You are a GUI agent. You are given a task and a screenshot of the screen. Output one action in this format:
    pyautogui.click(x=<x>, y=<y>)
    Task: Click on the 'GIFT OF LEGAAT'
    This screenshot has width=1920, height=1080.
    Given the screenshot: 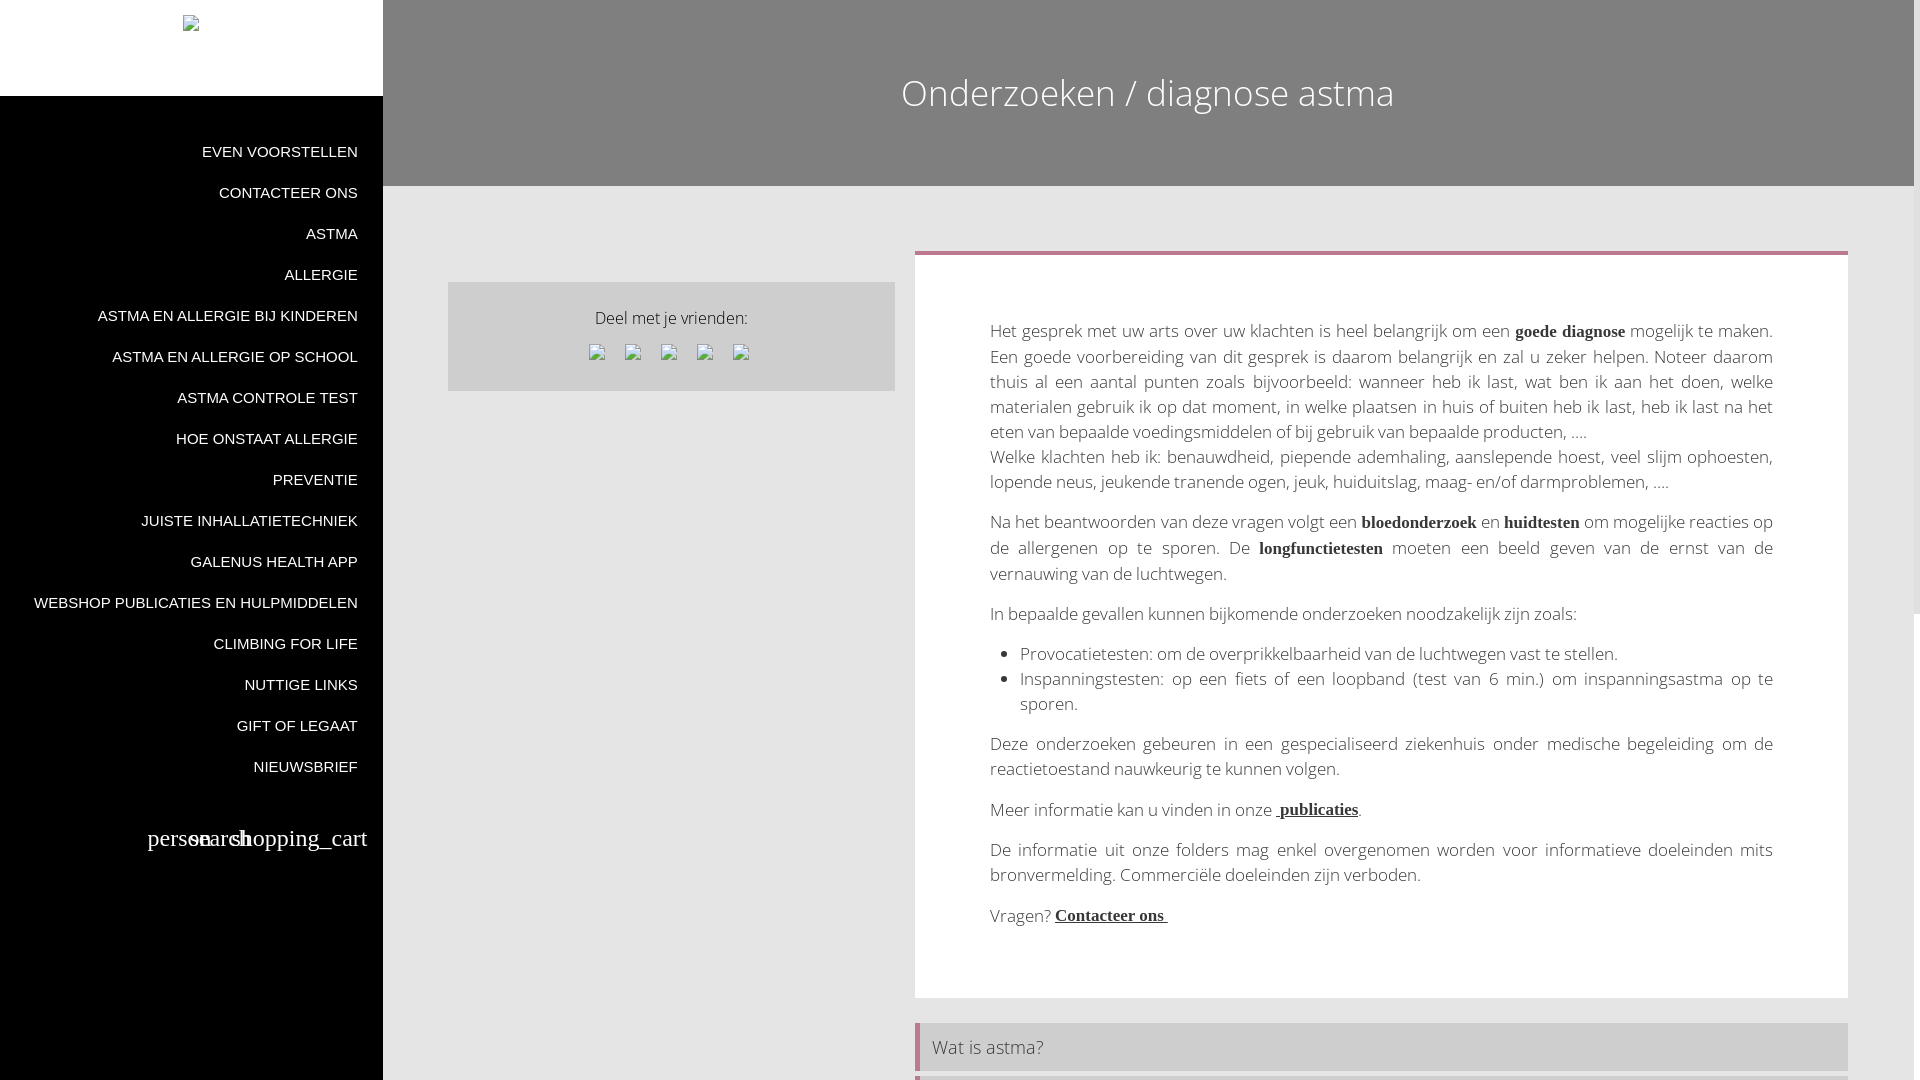 What is the action you would take?
    pyautogui.click(x=191, y=725)
    